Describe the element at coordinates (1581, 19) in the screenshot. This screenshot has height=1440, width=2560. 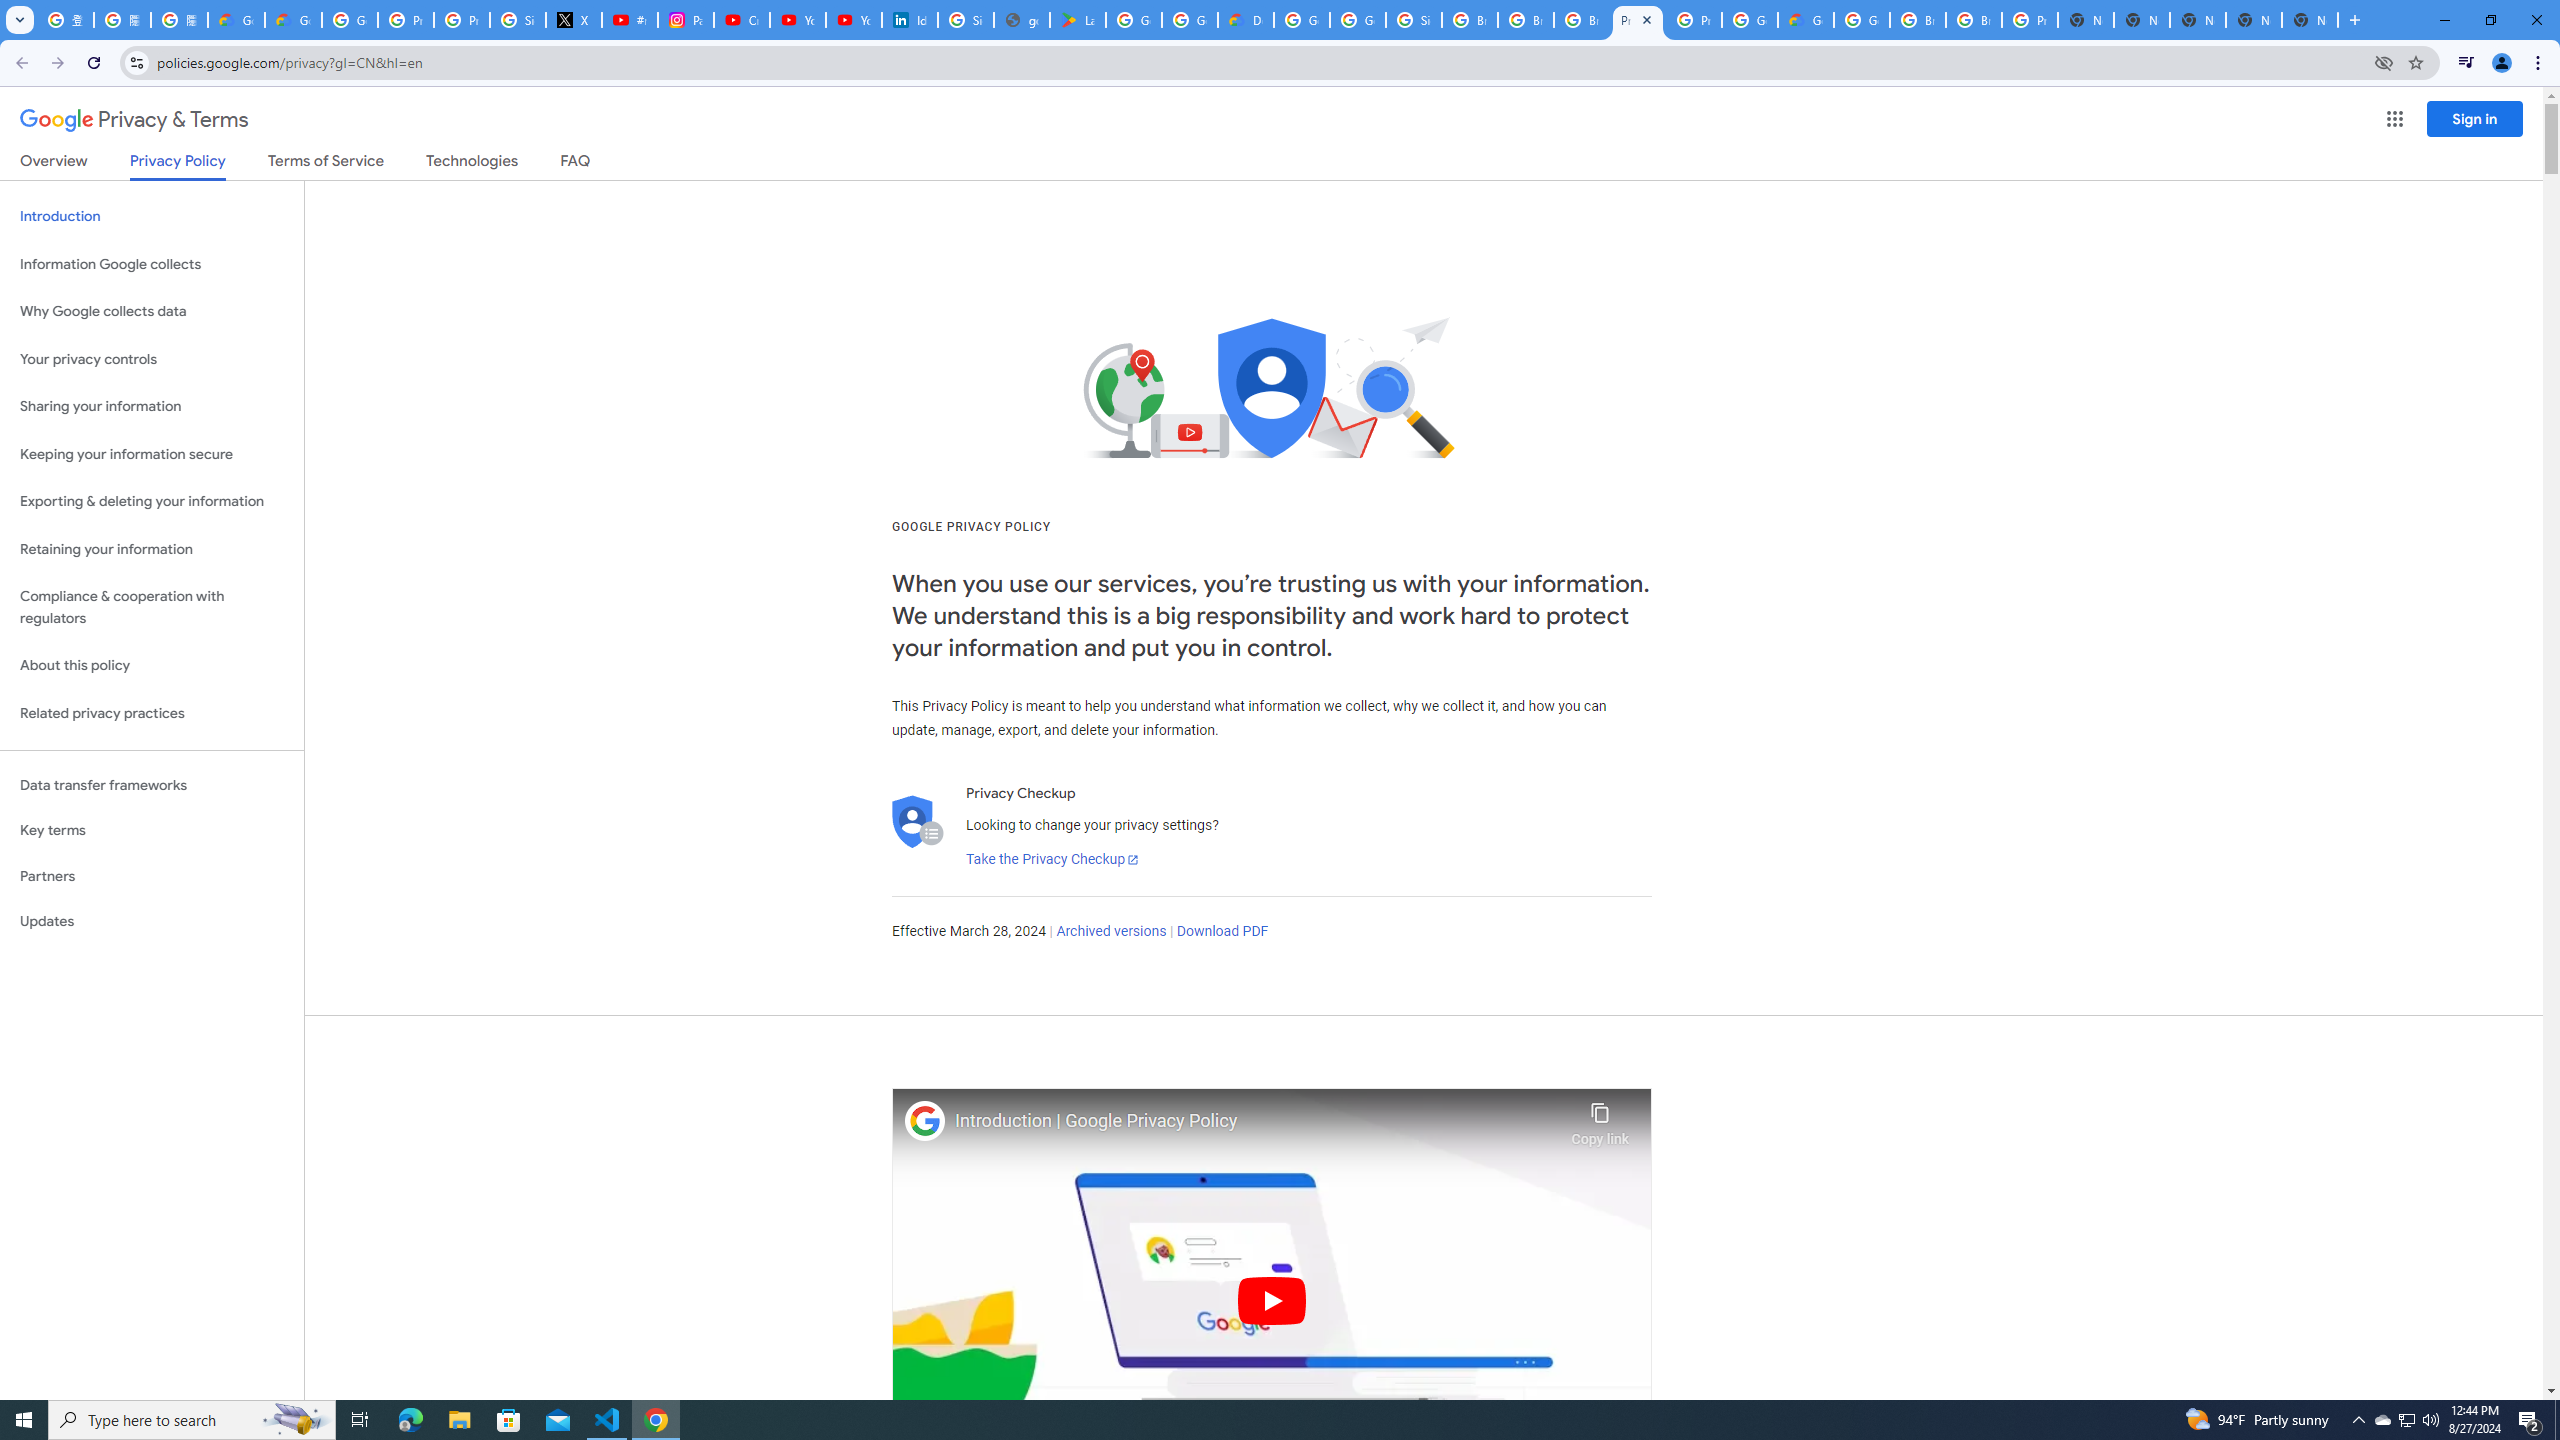
I see `'Browse Chrome as a guest - Computer - Google Chrome Help'` at that location.